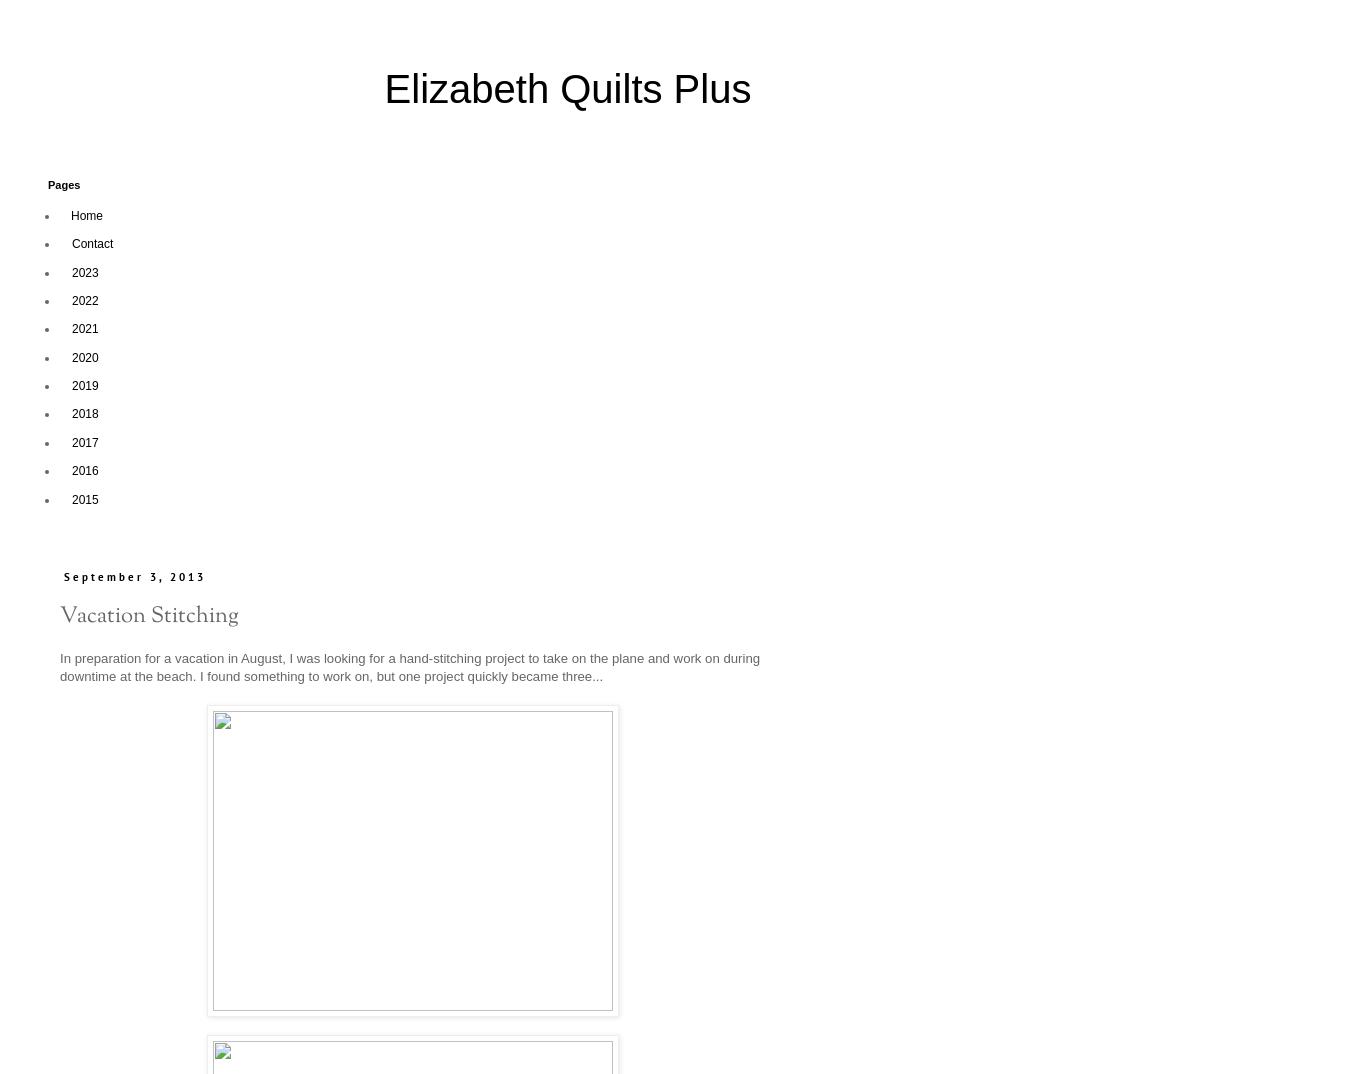  Describe the element at coordinates (408, 665) in the screenshot. I see `'In preparation for a vacation in August, I was looking for a hand-stitching project to take on the plane and work on during downtime at the beach. I found something to work on, but one project quickly became three...'` at that location.